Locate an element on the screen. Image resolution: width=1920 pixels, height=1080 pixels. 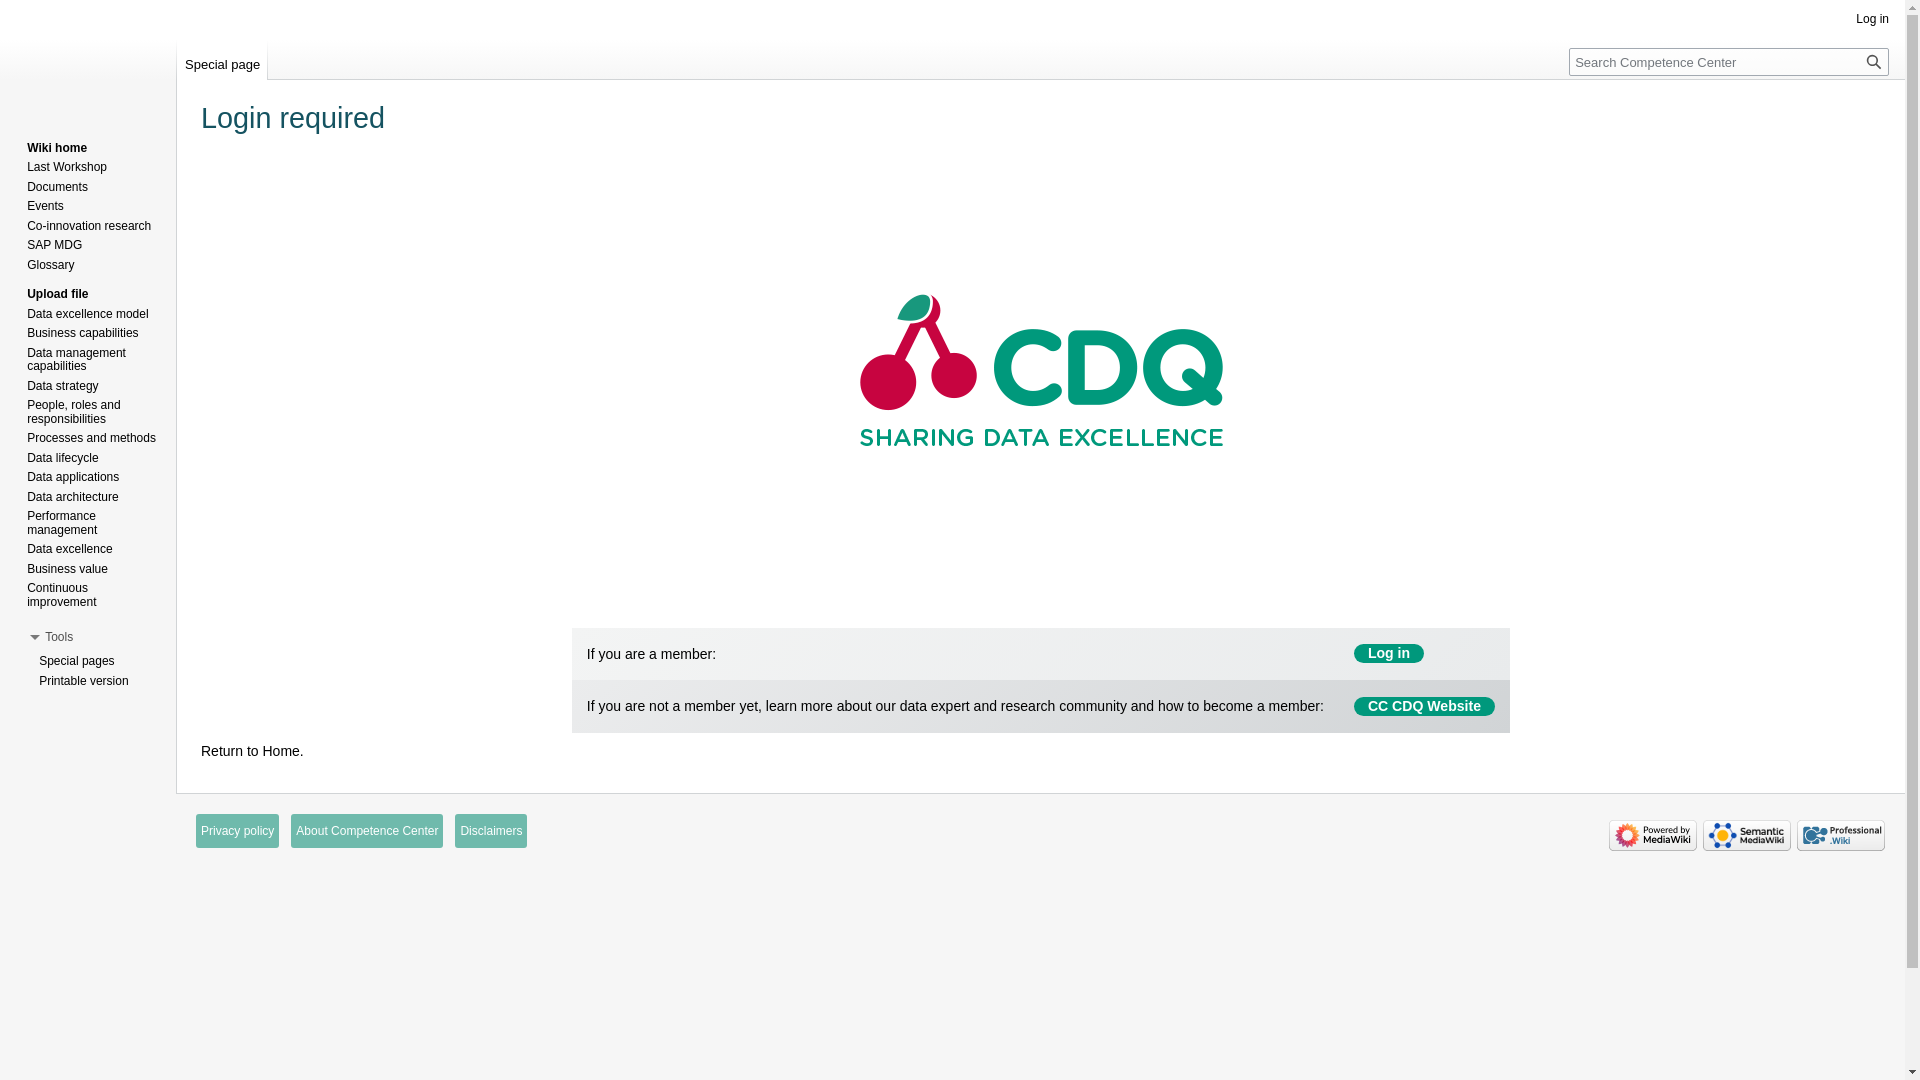
'Documents' is located at coordinates (57, 186).